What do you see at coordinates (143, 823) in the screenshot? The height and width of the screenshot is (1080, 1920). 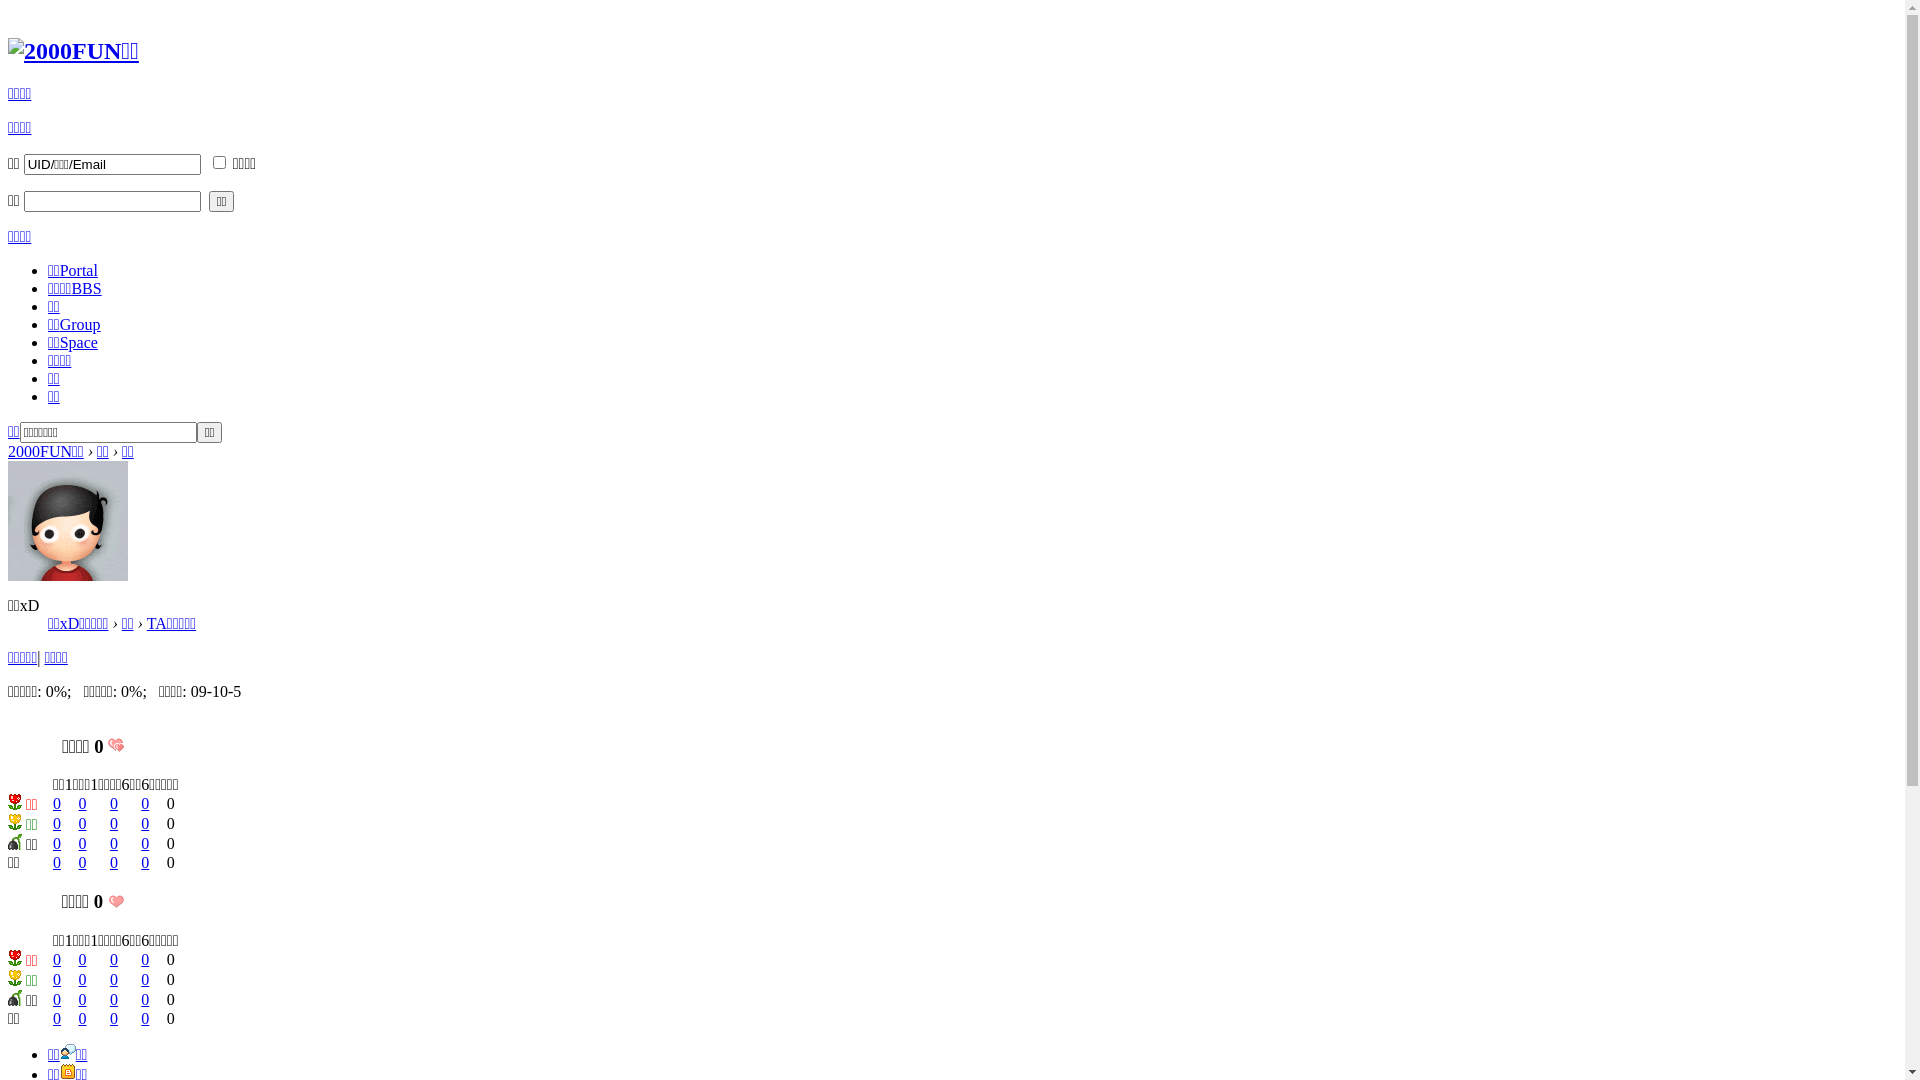 I see `'0'` at bounding box center [143, 823].